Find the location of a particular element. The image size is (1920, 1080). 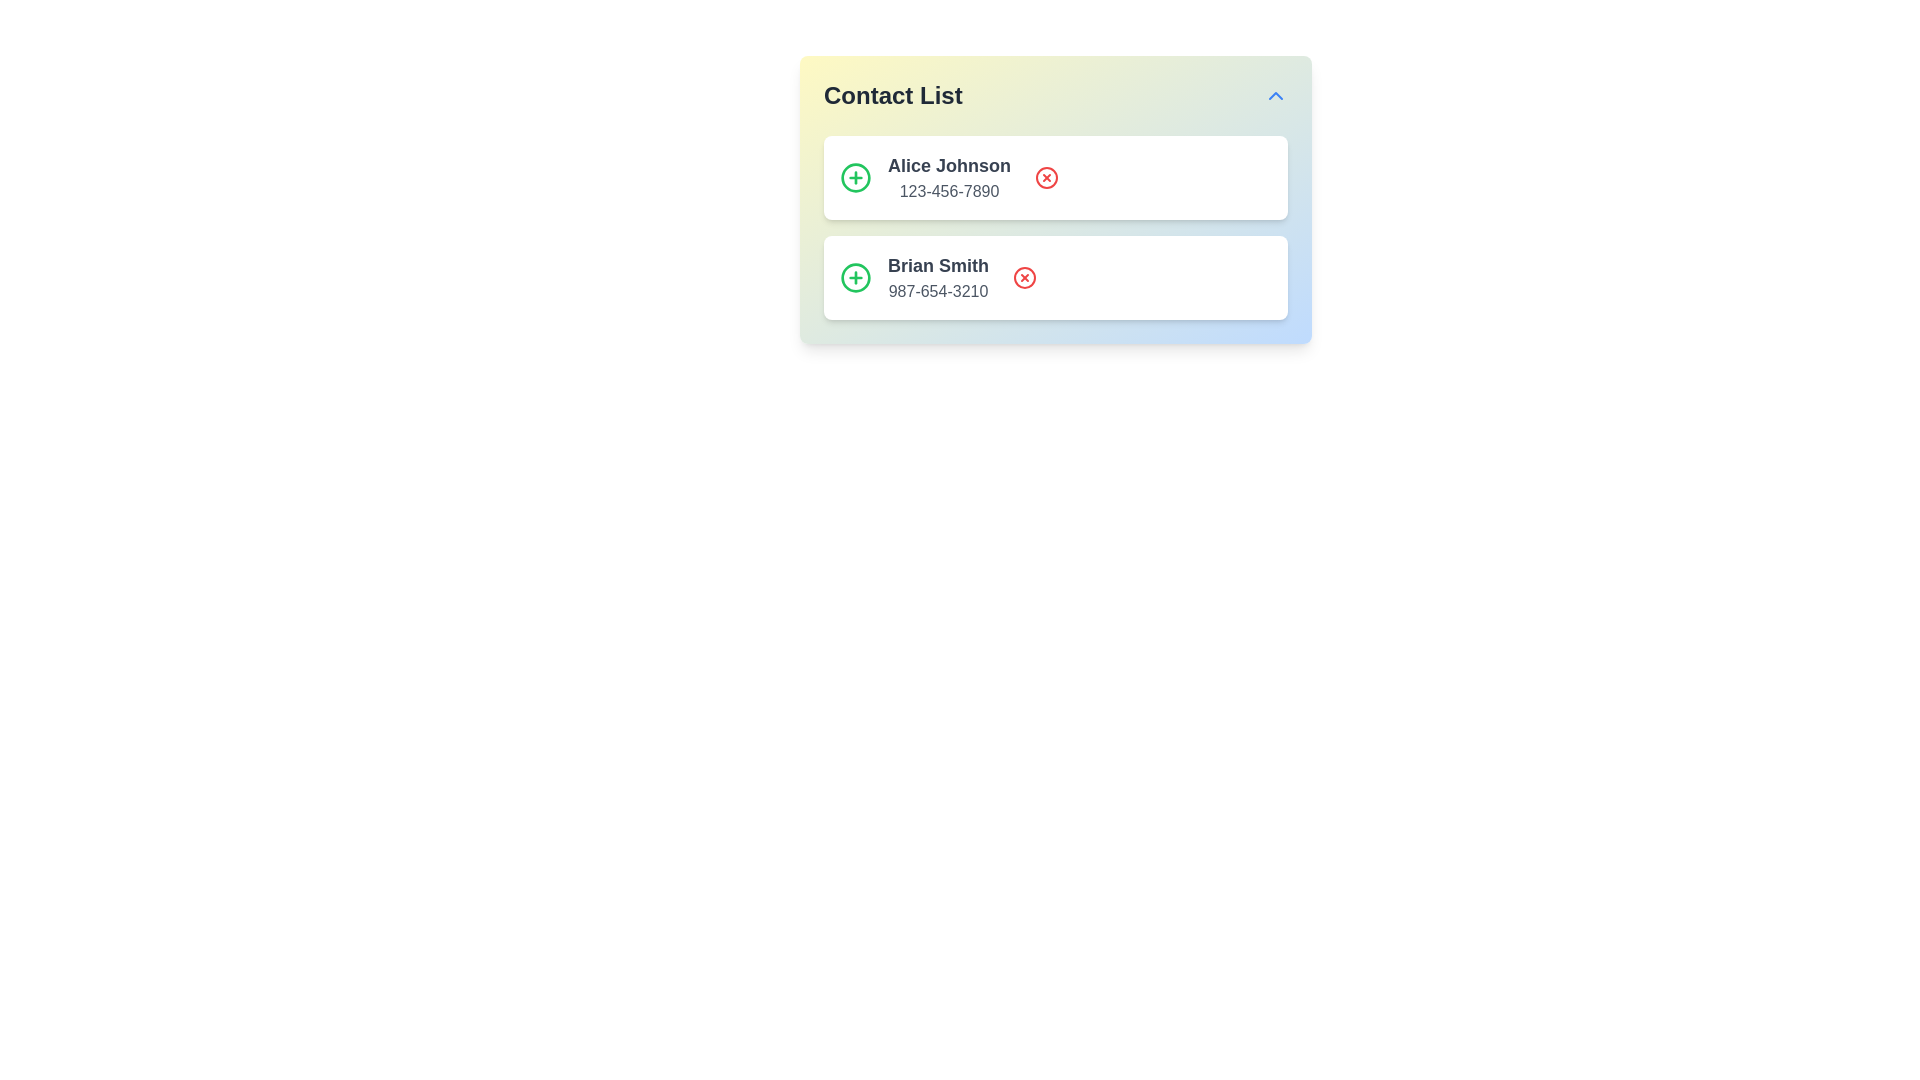

the circular red button with a cross (X) symbol located in the bottom-right corner of the card named 'Brian Smith' is located at coordinates (1025, 277).